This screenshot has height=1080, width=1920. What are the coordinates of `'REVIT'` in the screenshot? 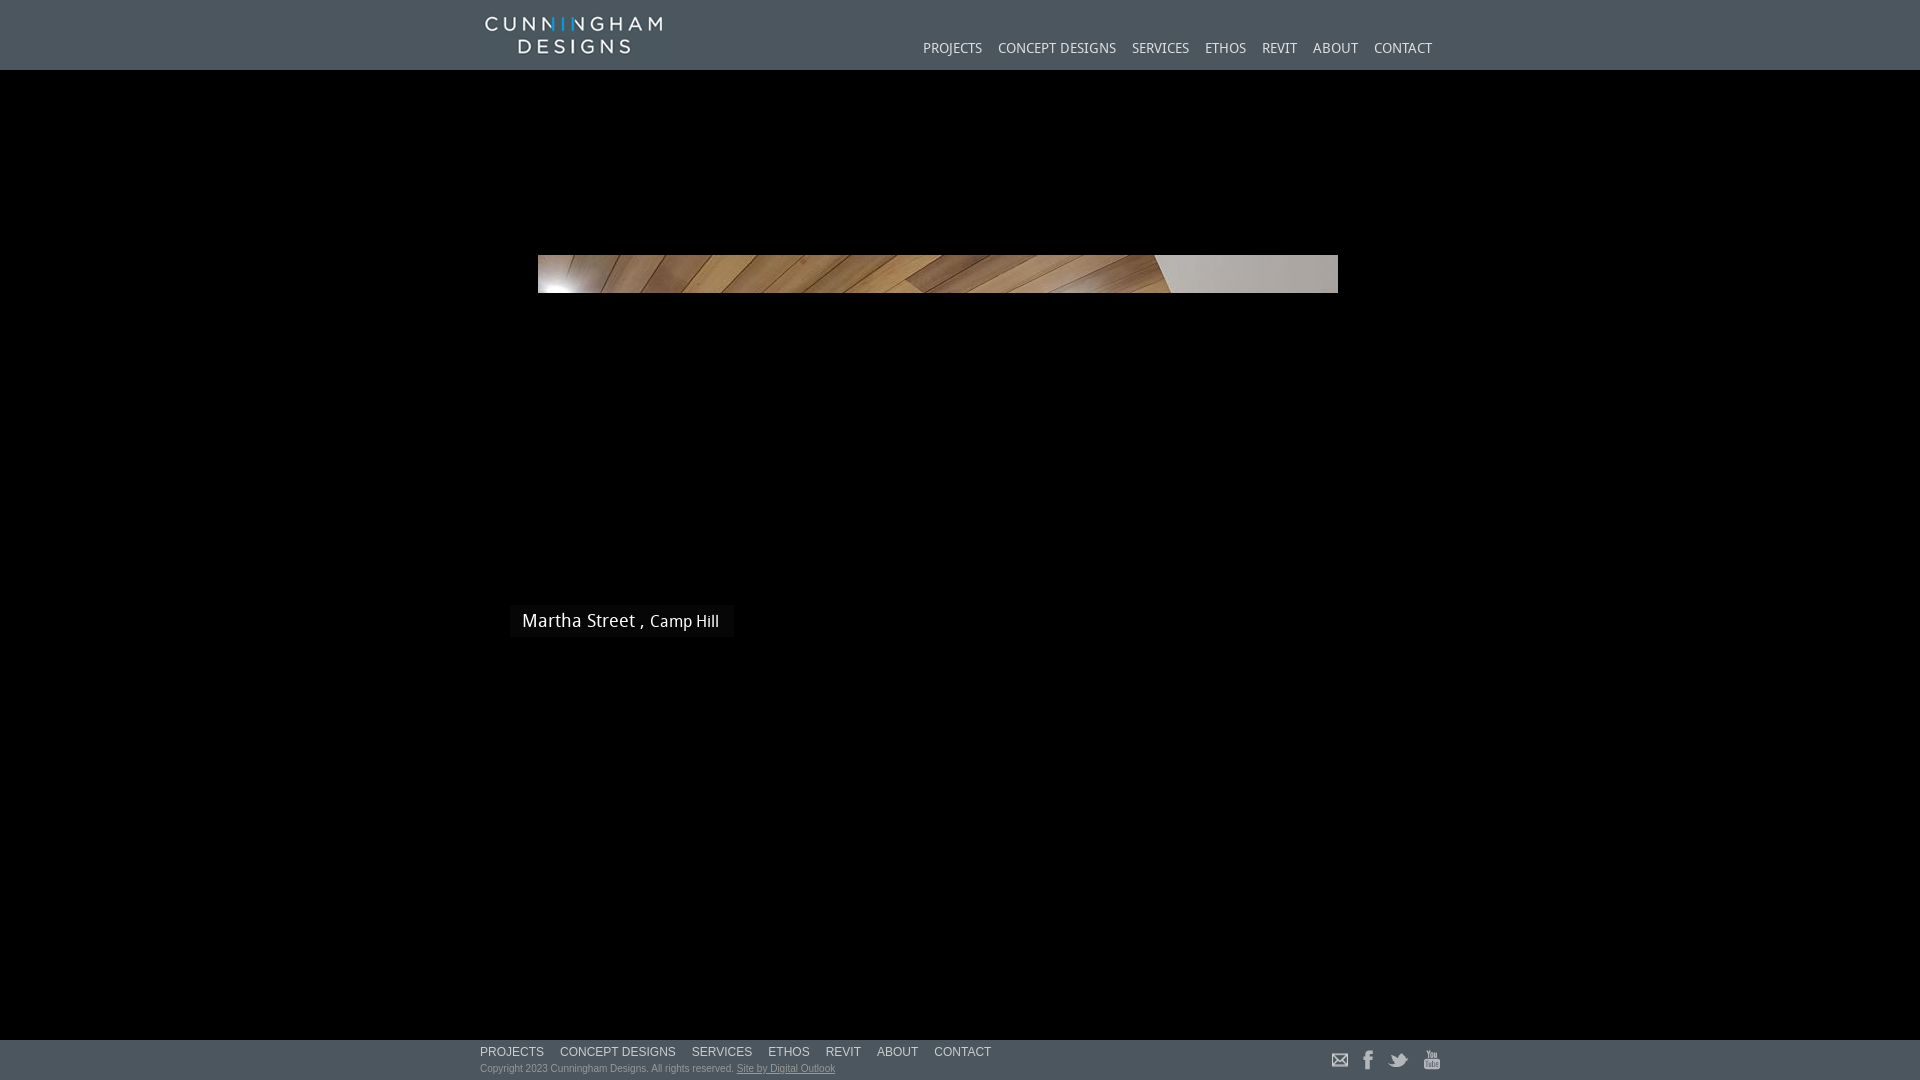 It's located at (1278, 49).